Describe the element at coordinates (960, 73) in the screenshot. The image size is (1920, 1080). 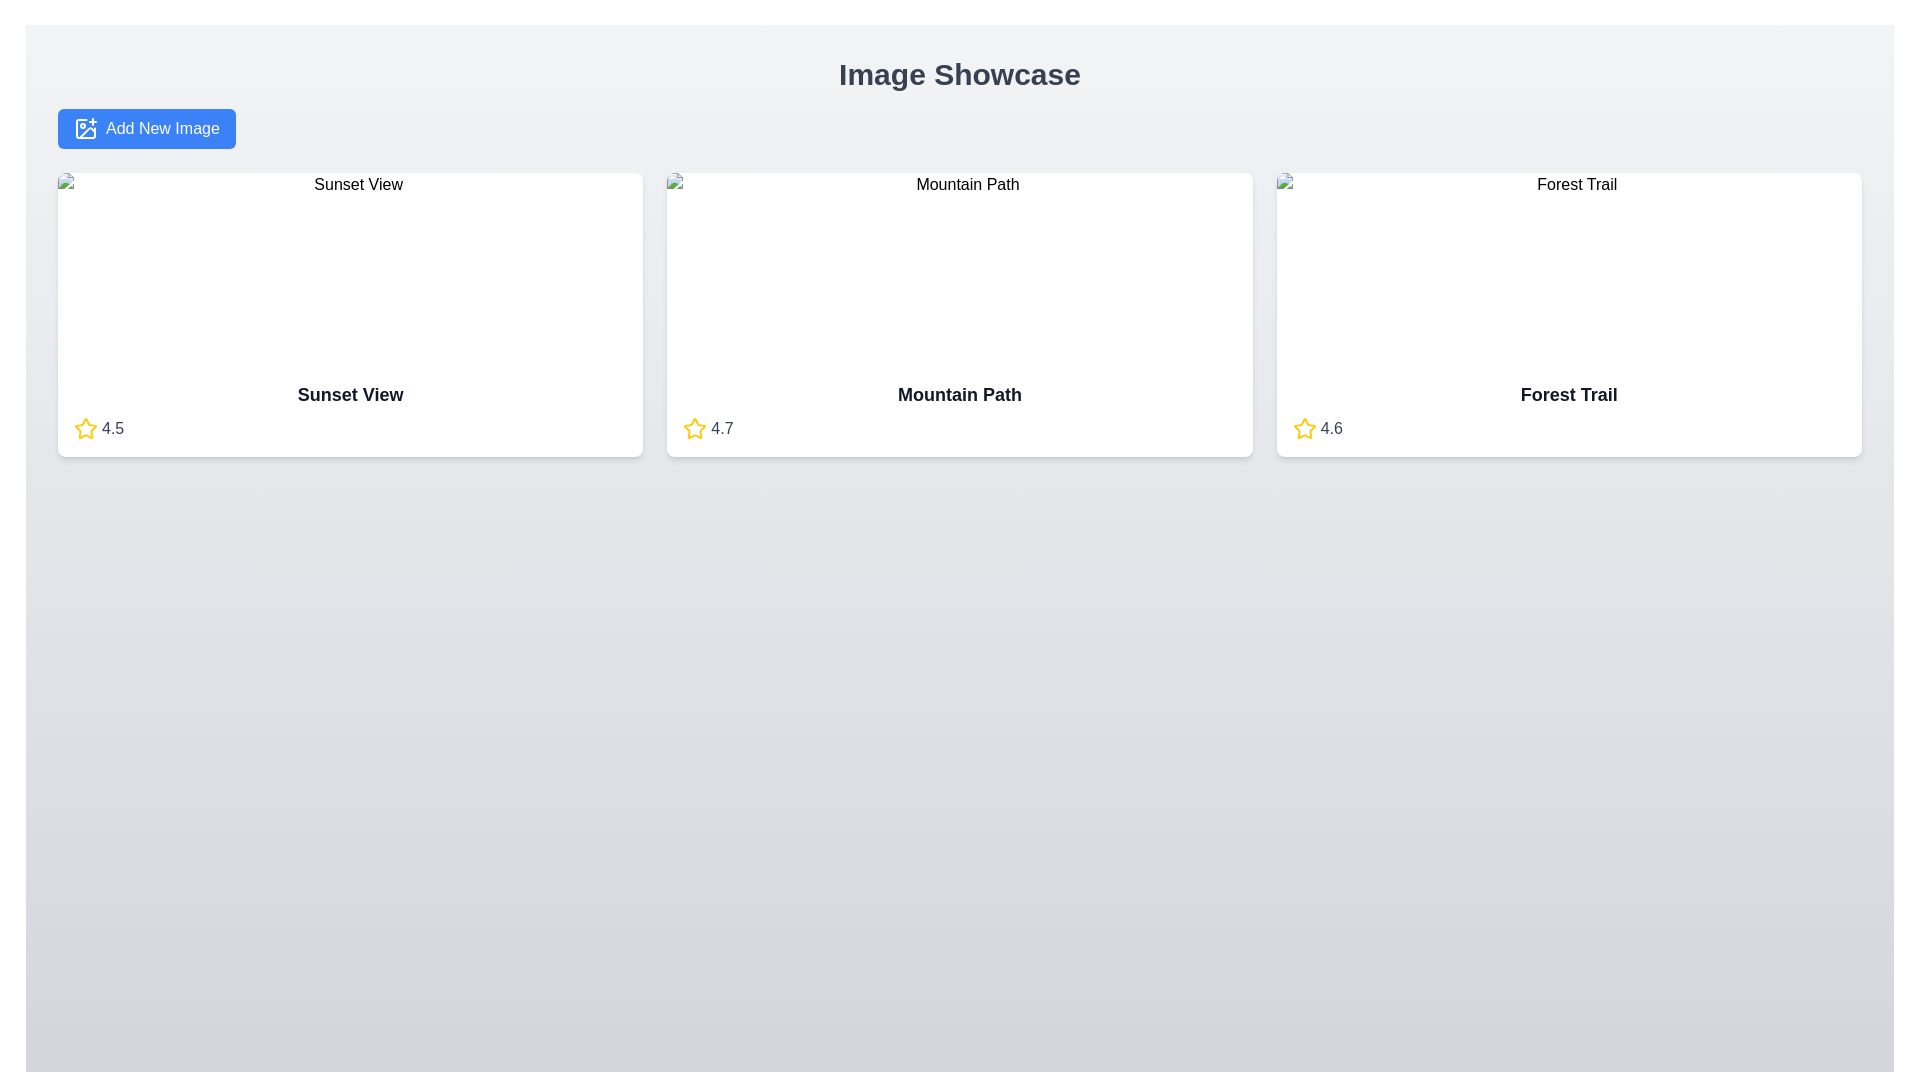
I see `text from the header labeled 'Image Showcase', which is styled in bold, large typography and is dark gray in color, located at the top center of the interface` at that location.